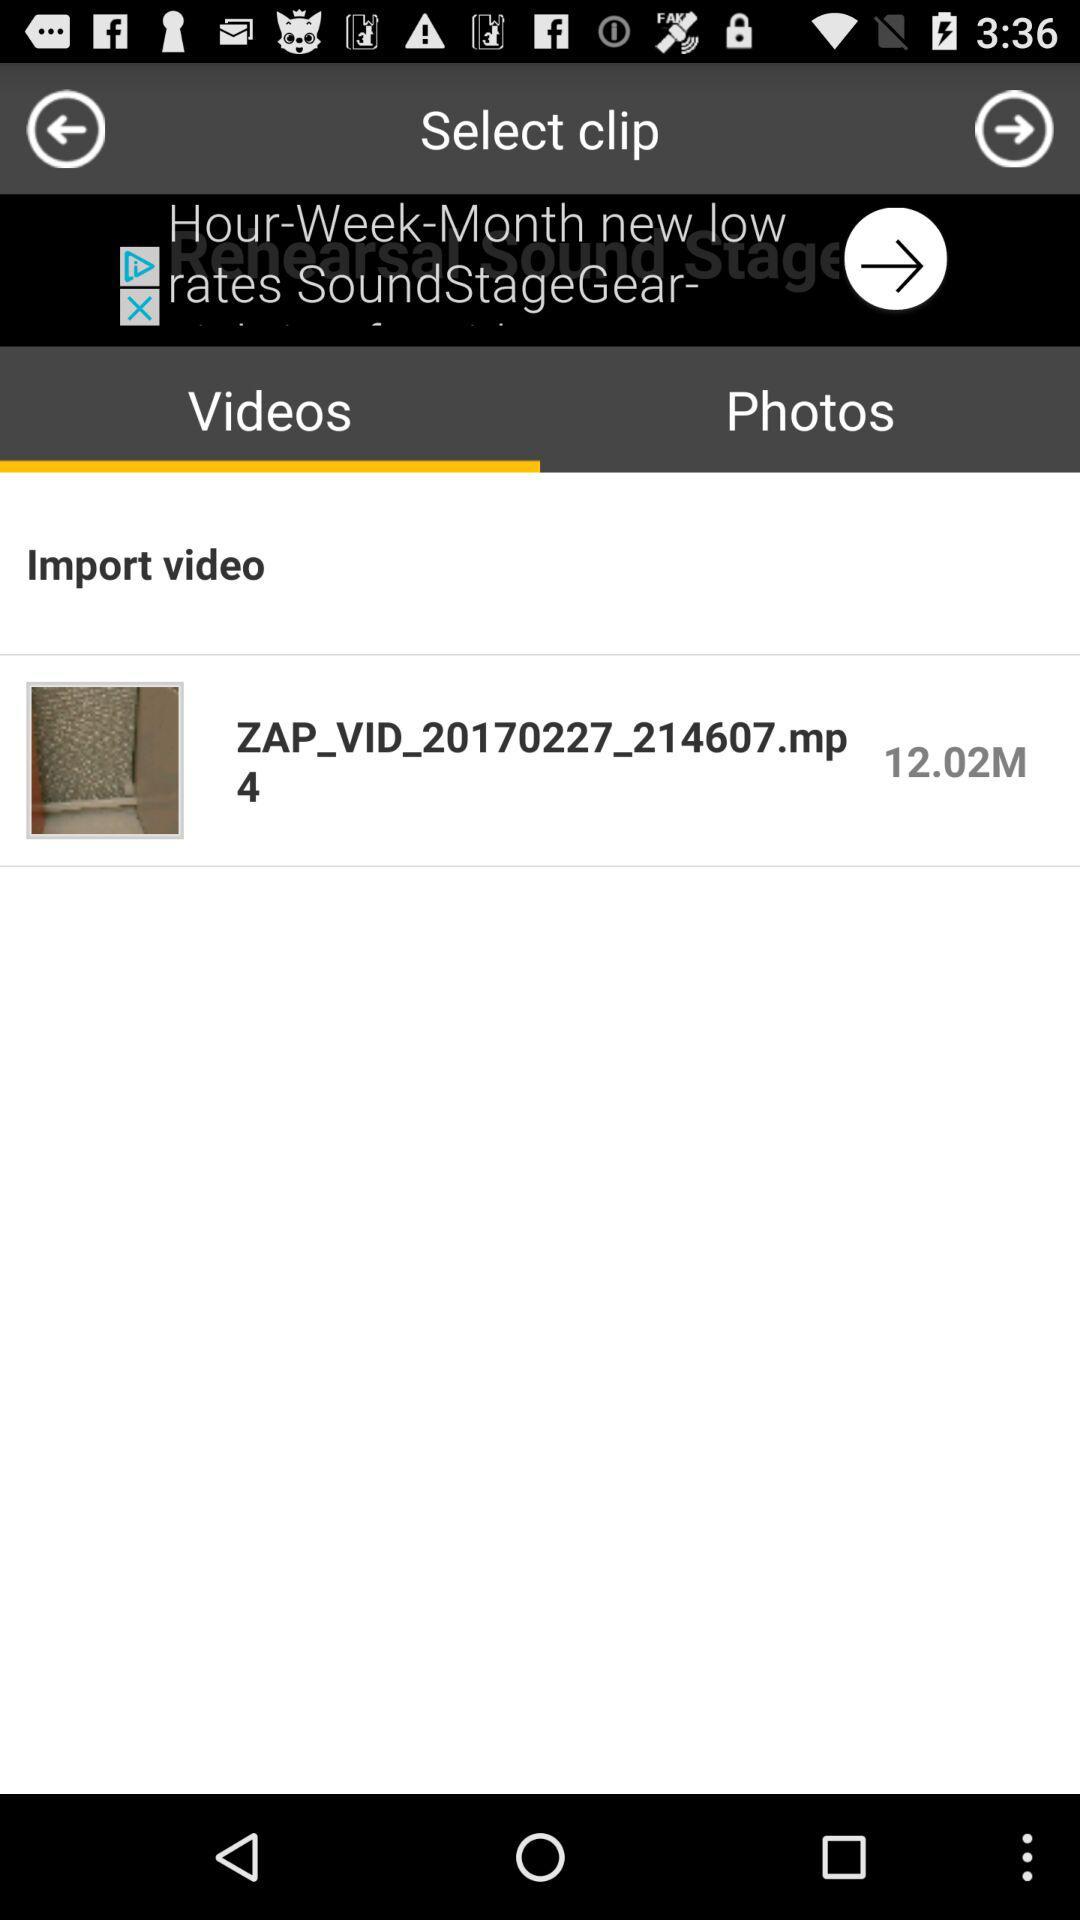 The width and height of the screenshot is (1080, 1920). I want to click on next page, so click(1014, 127).